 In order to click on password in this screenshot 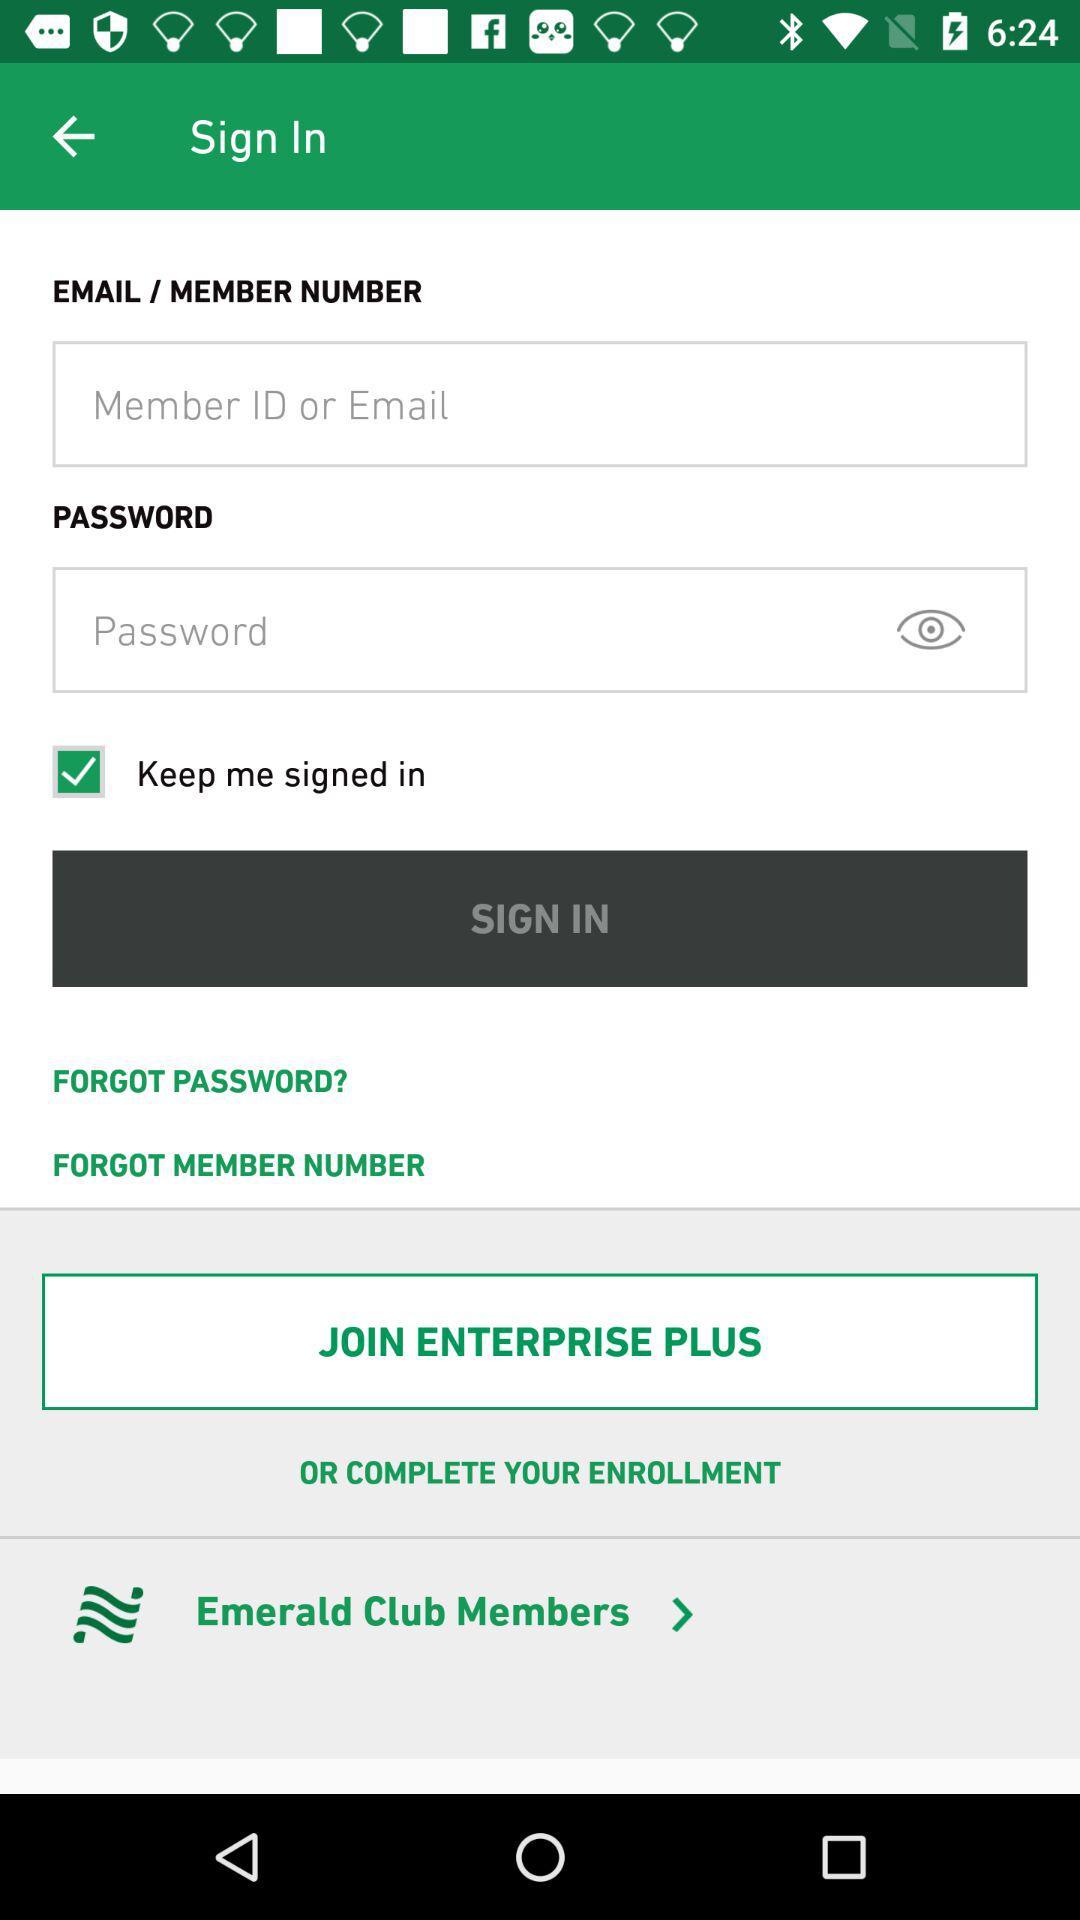, I will do `click(540, 628)`.